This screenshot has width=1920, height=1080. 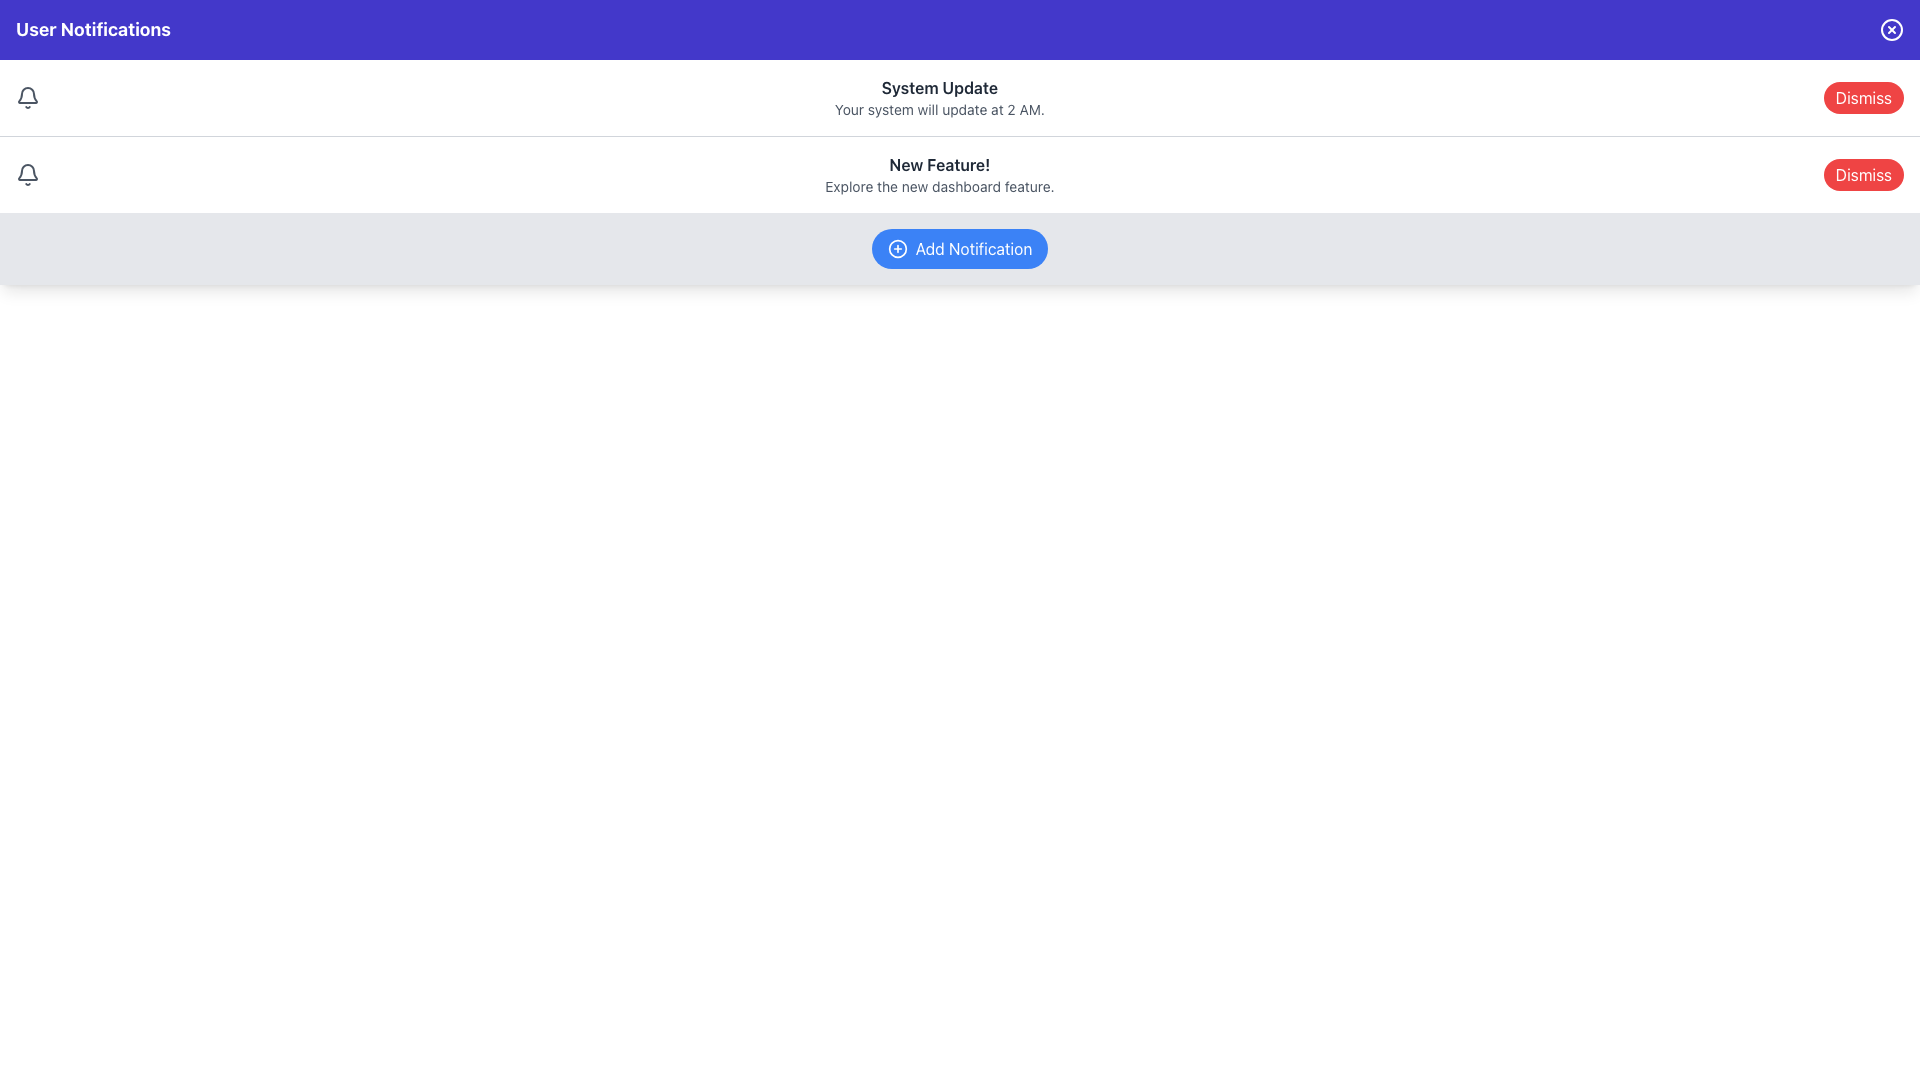 What do you see at coordinates (1862, 97) in the screenshot?
I see `the 'Dismiss' button, which is a rounded rectangular button with a red background located in the top-right region of the 'System Update' notification card` at bounding box center [1862, 97].